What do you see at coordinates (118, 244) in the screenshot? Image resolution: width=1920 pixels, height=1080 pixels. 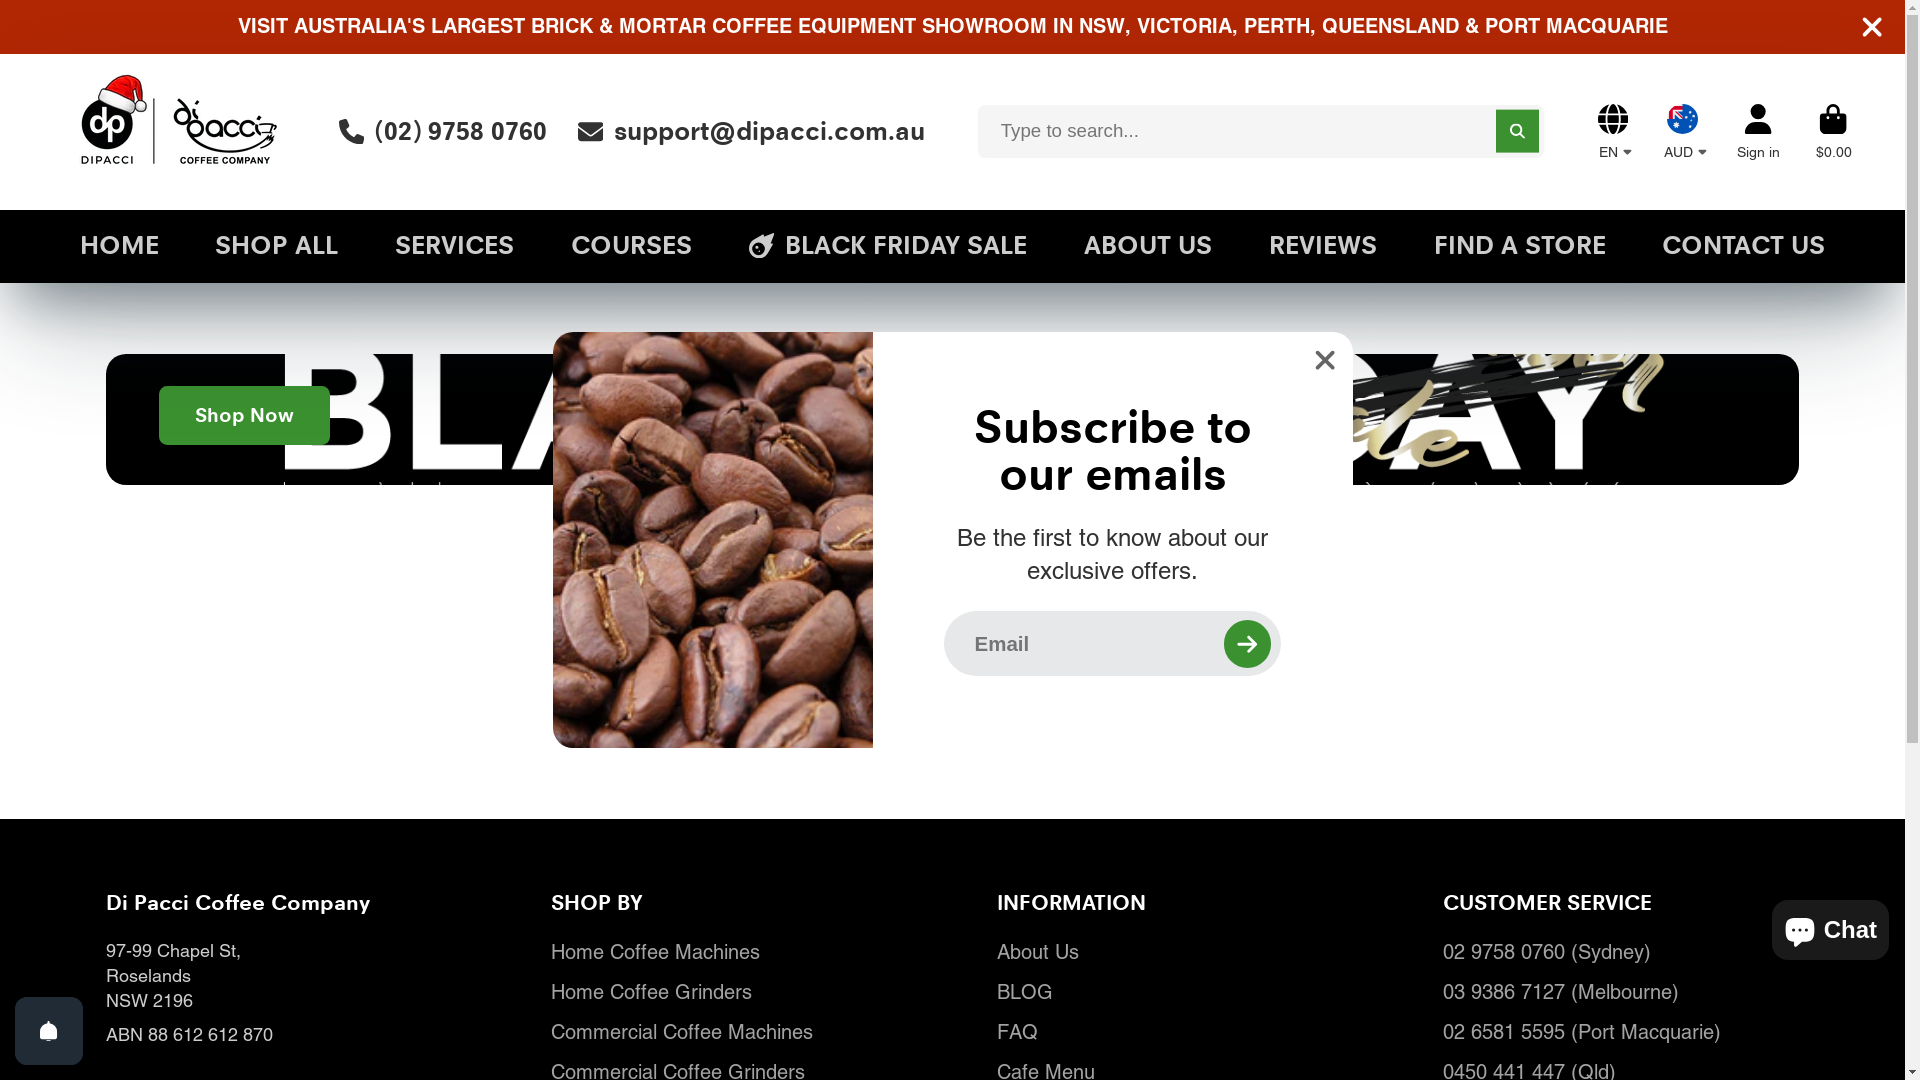 I see `'HOME'` at bounding box center [118, 244].